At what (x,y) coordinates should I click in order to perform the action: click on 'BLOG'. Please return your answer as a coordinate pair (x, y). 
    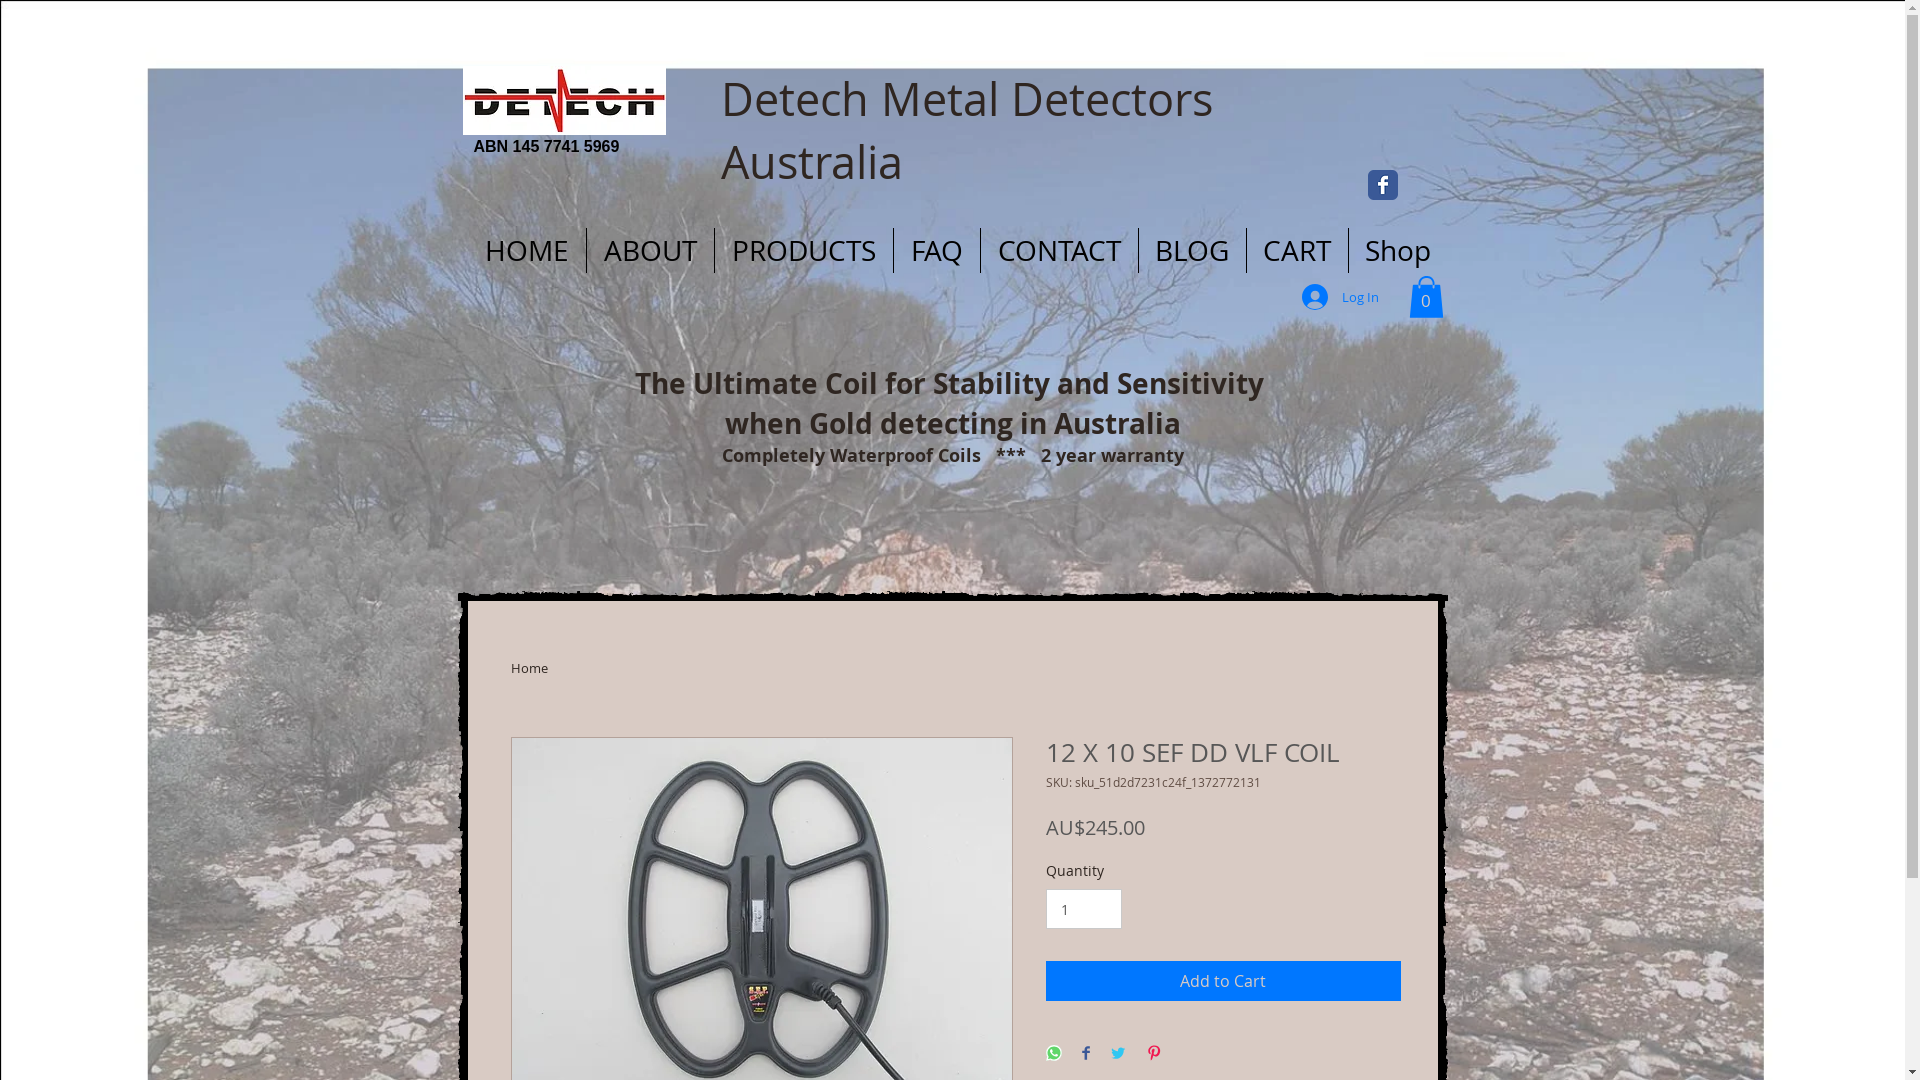
    Looking at the image, I should click on (1137, 249).